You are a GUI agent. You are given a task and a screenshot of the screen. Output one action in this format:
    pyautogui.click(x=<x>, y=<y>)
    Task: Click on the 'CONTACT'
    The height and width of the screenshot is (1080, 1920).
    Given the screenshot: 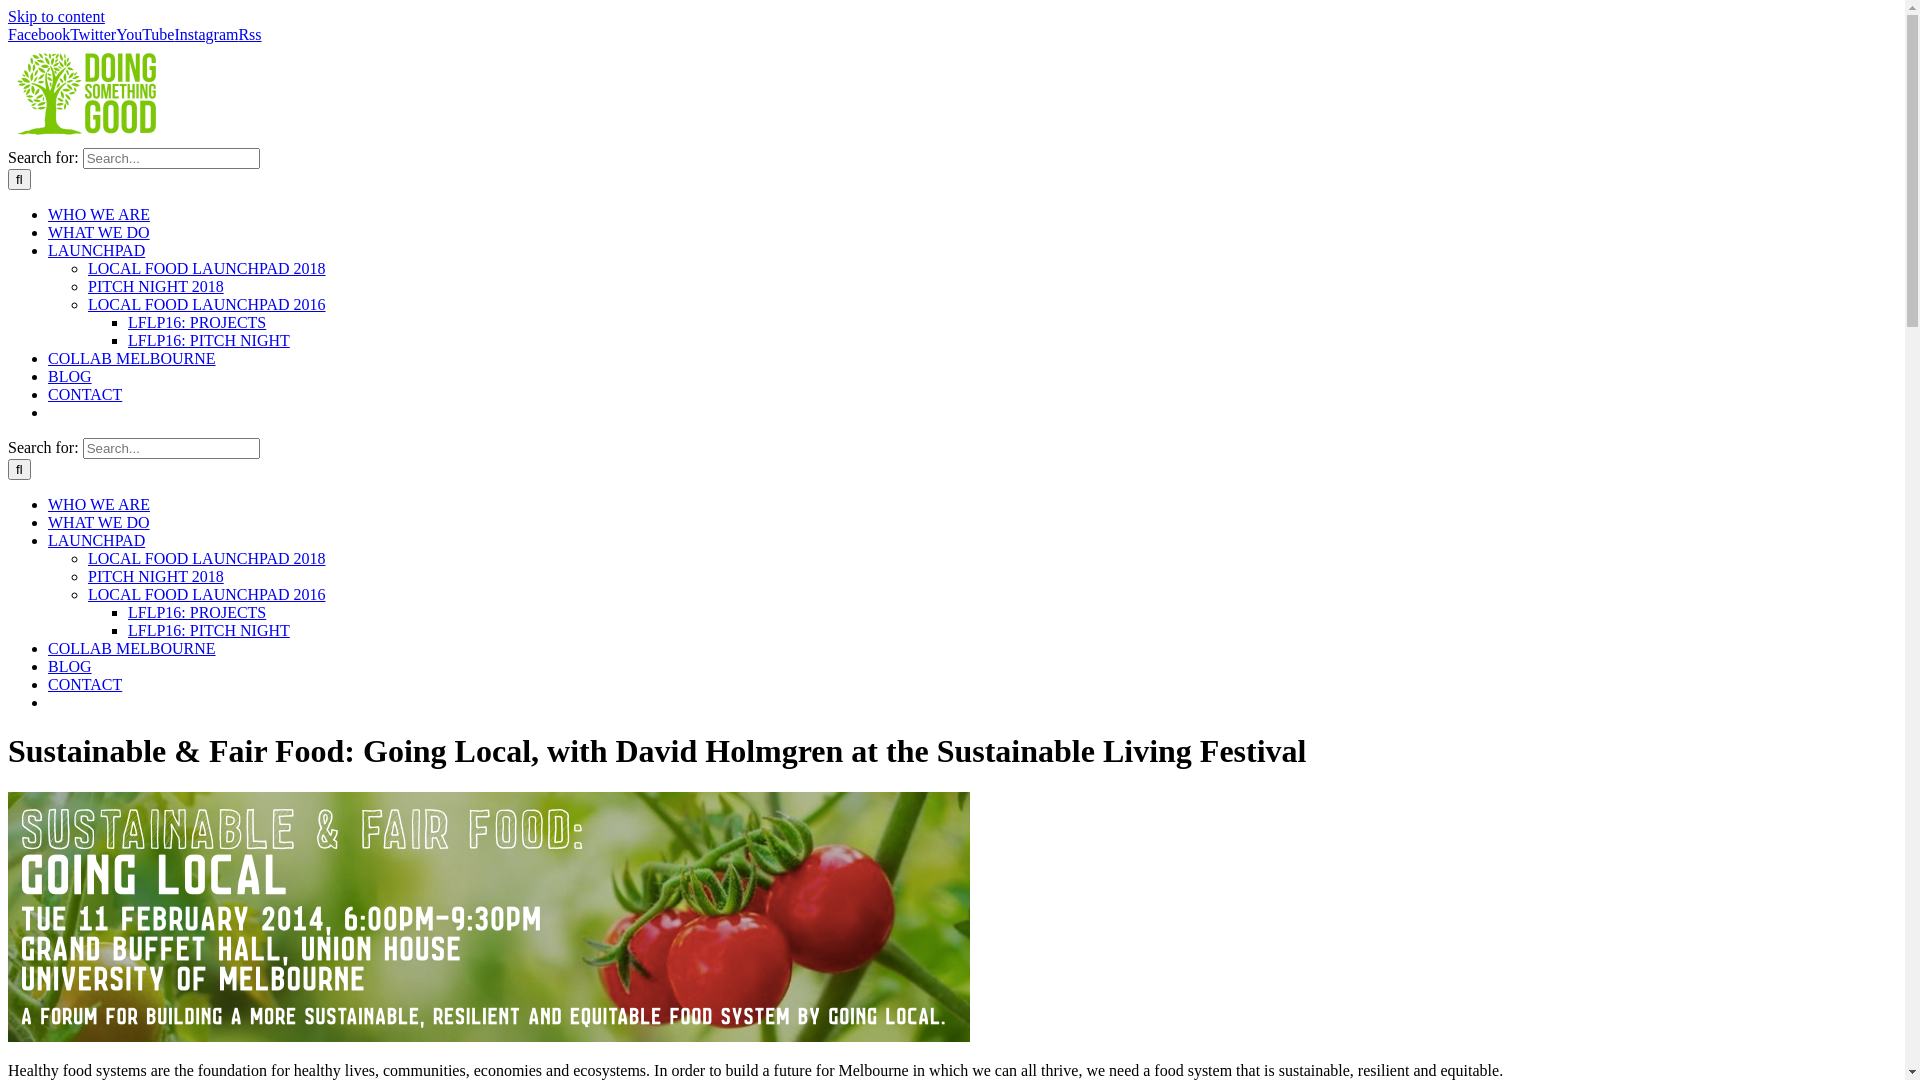 What is the action you would take?
    pyautogui.click(x=84, y=683)
    